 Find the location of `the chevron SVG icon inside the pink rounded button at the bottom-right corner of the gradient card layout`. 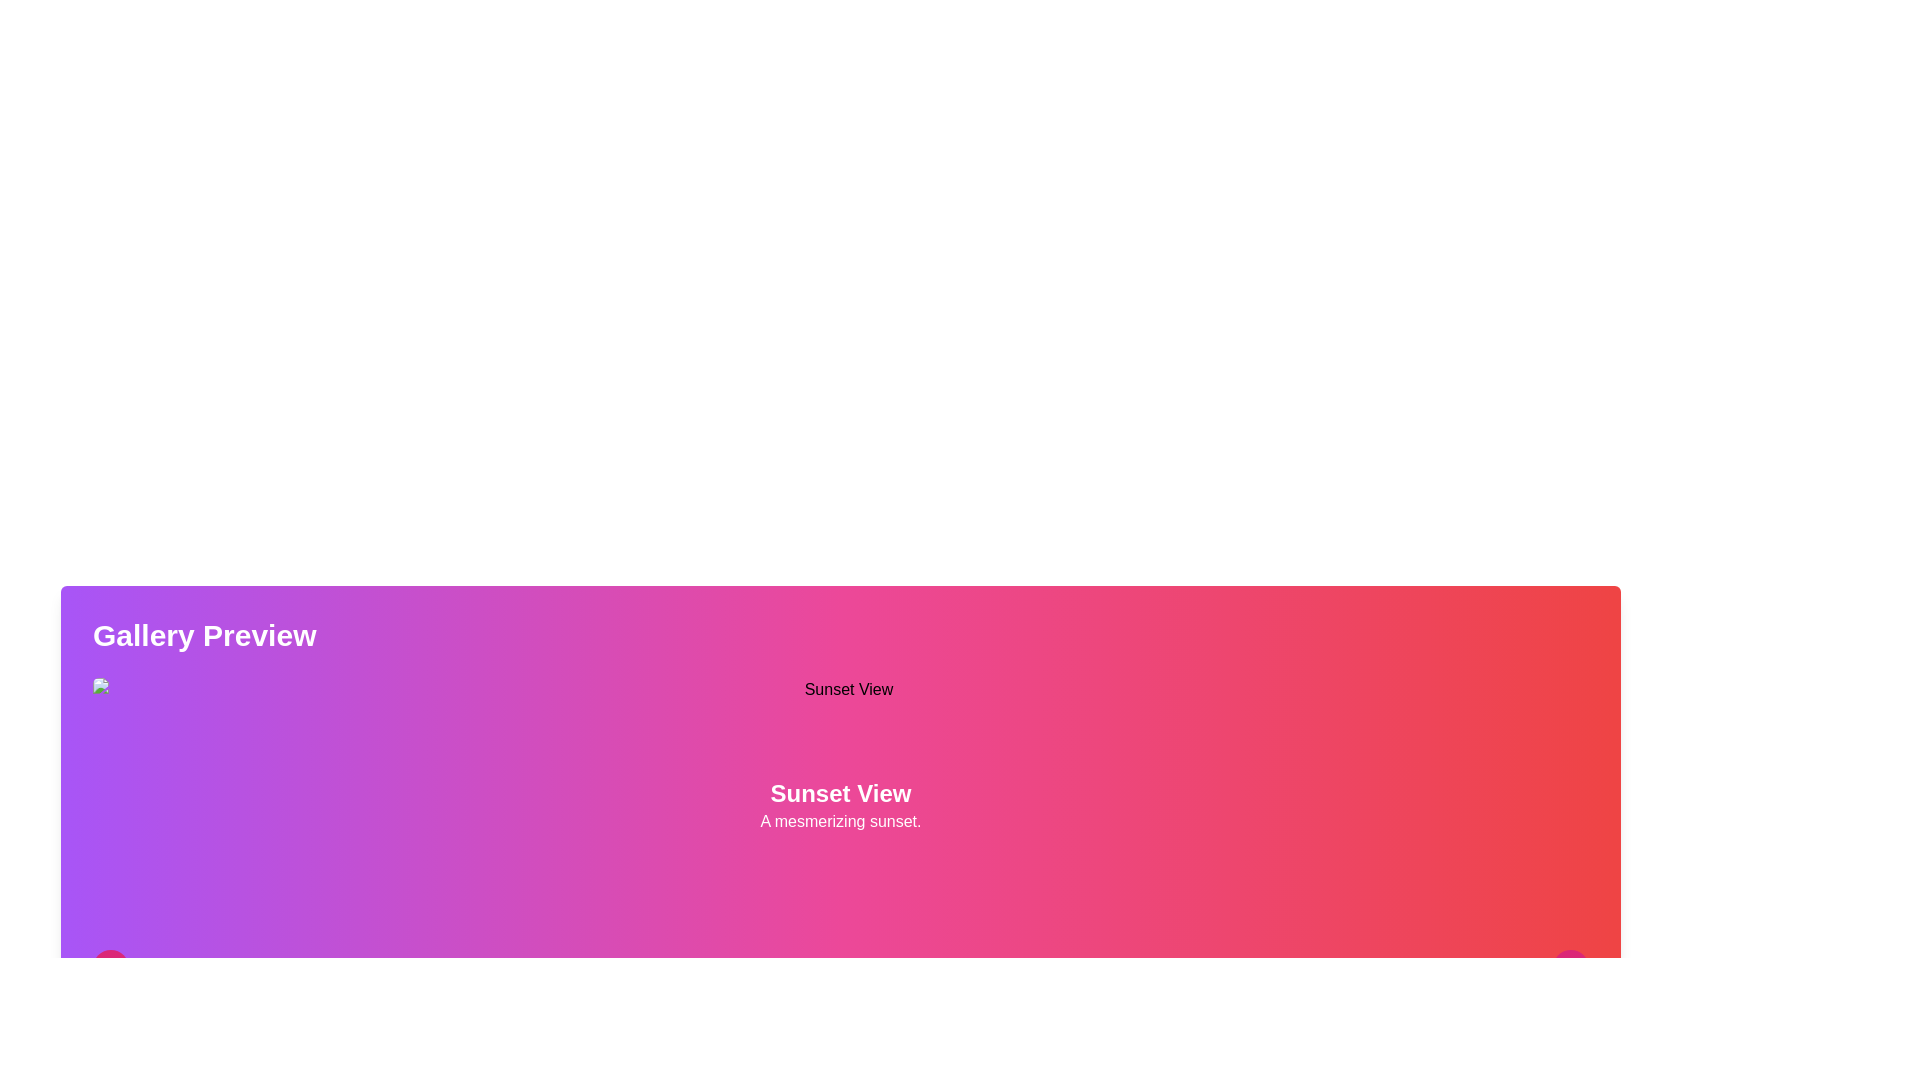

the chevron SVG icon inside the pink rounded button at the bottom-right corner of the gradient card layout is located at coordinates (1569, 967).